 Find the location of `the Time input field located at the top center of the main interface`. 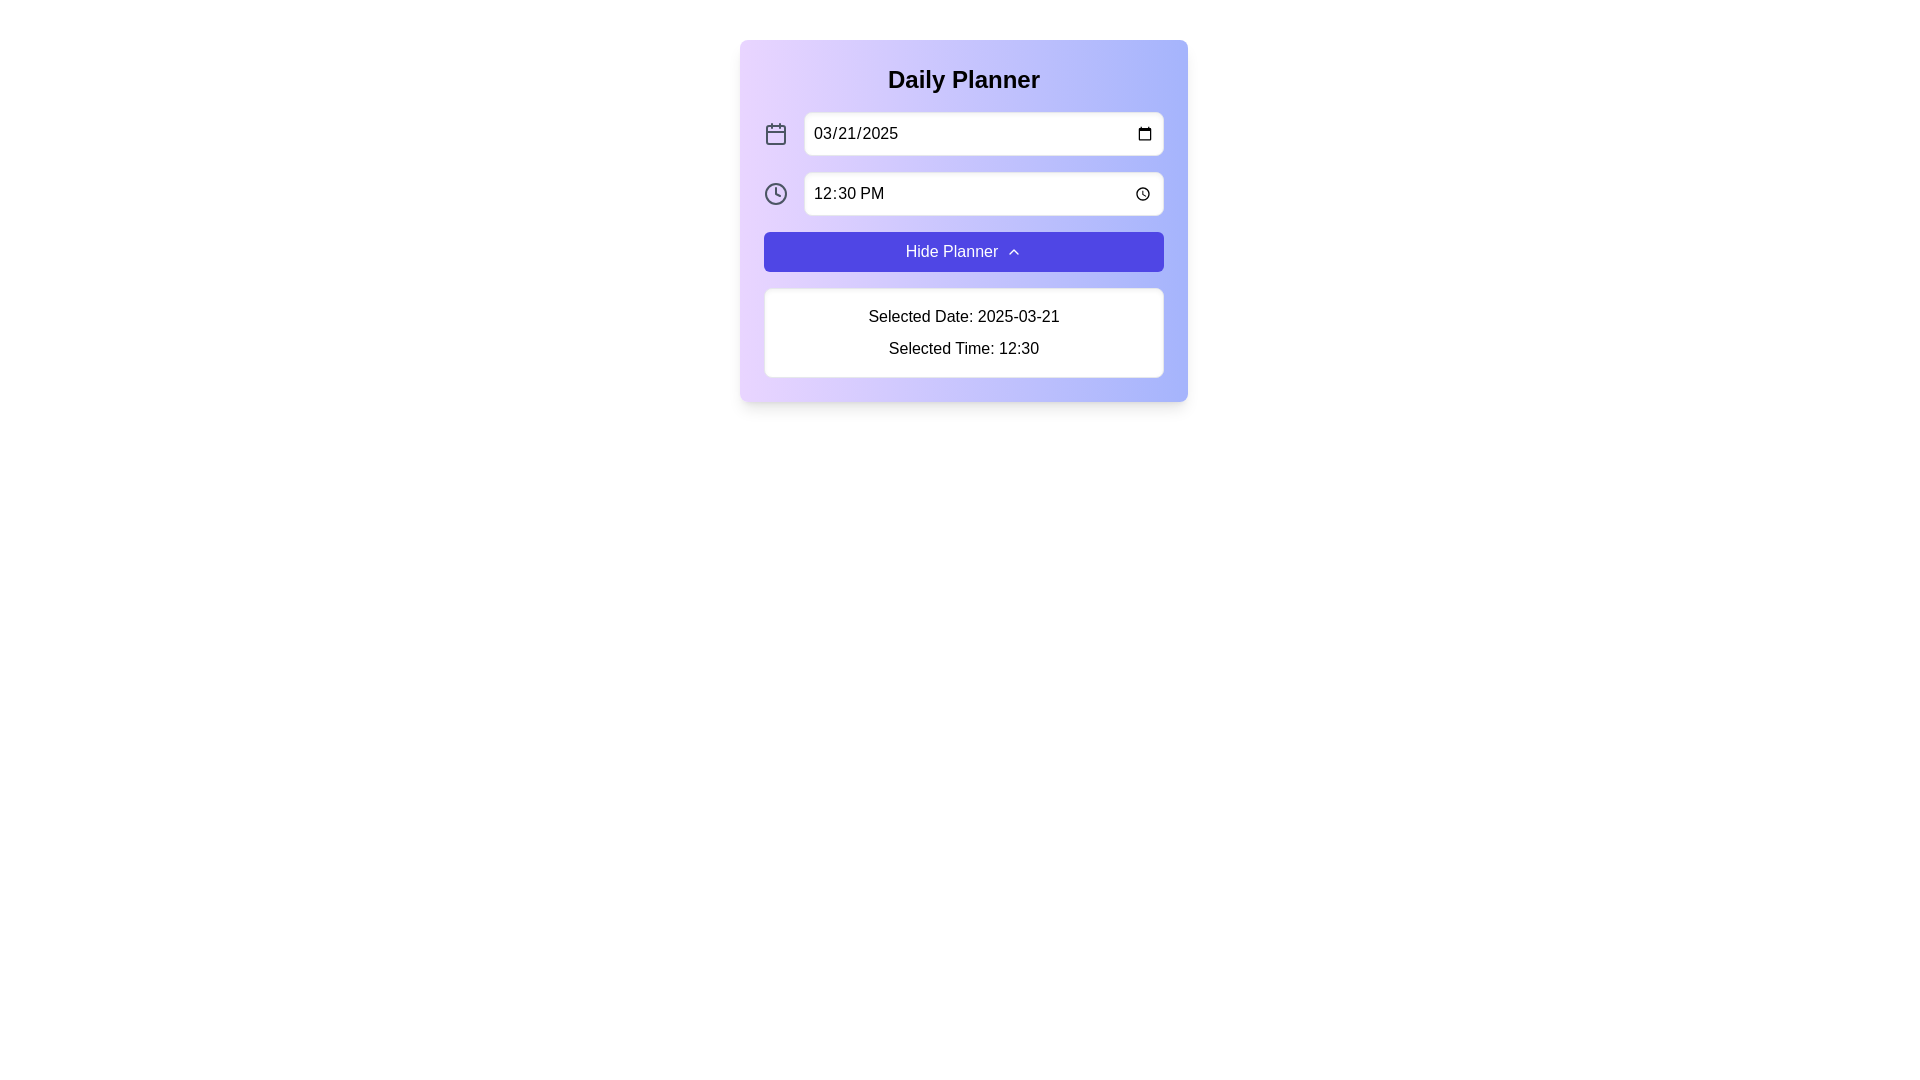

the Time input field located at the top center of the main interface is located at coordinates (983, 193).